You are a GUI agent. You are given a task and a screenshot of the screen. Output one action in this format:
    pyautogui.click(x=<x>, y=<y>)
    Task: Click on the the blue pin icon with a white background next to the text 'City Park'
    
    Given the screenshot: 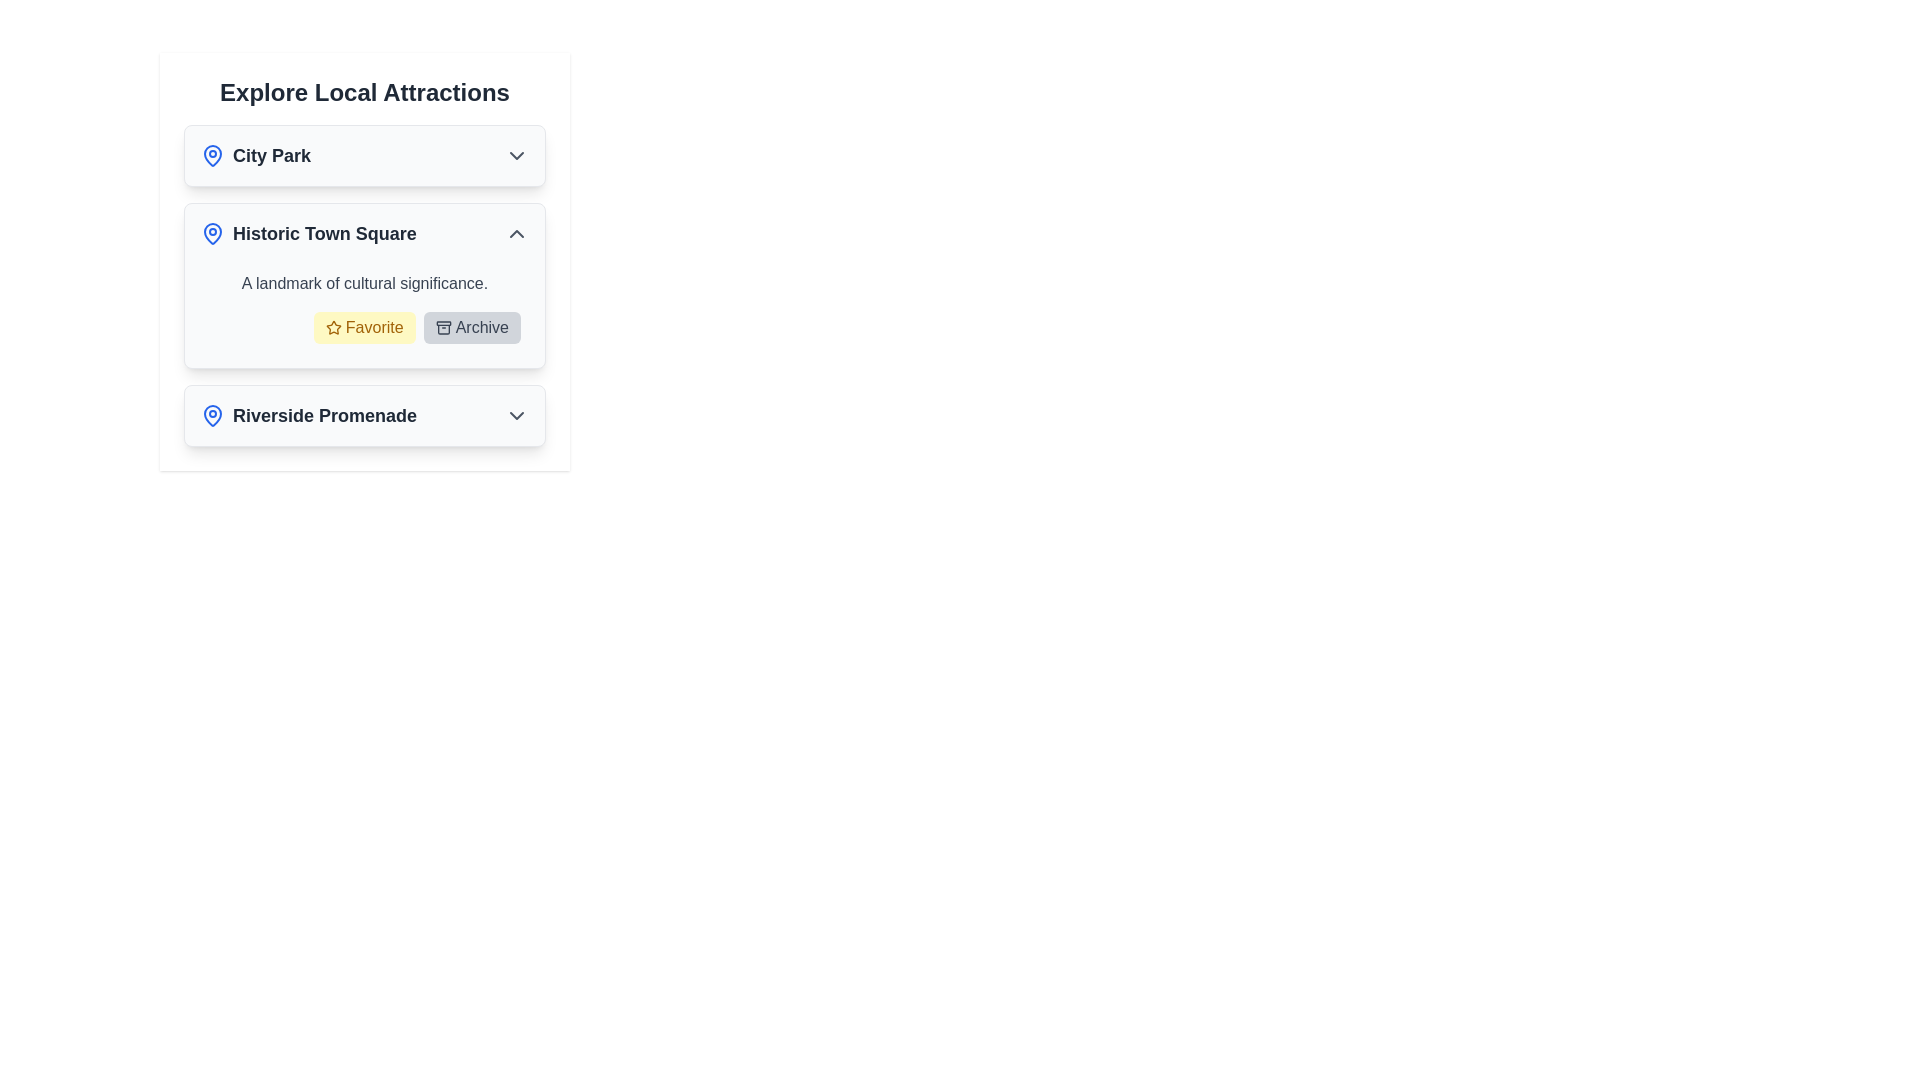 What is the action you would take?
    pyautogui.click(x=212, y=154)
    